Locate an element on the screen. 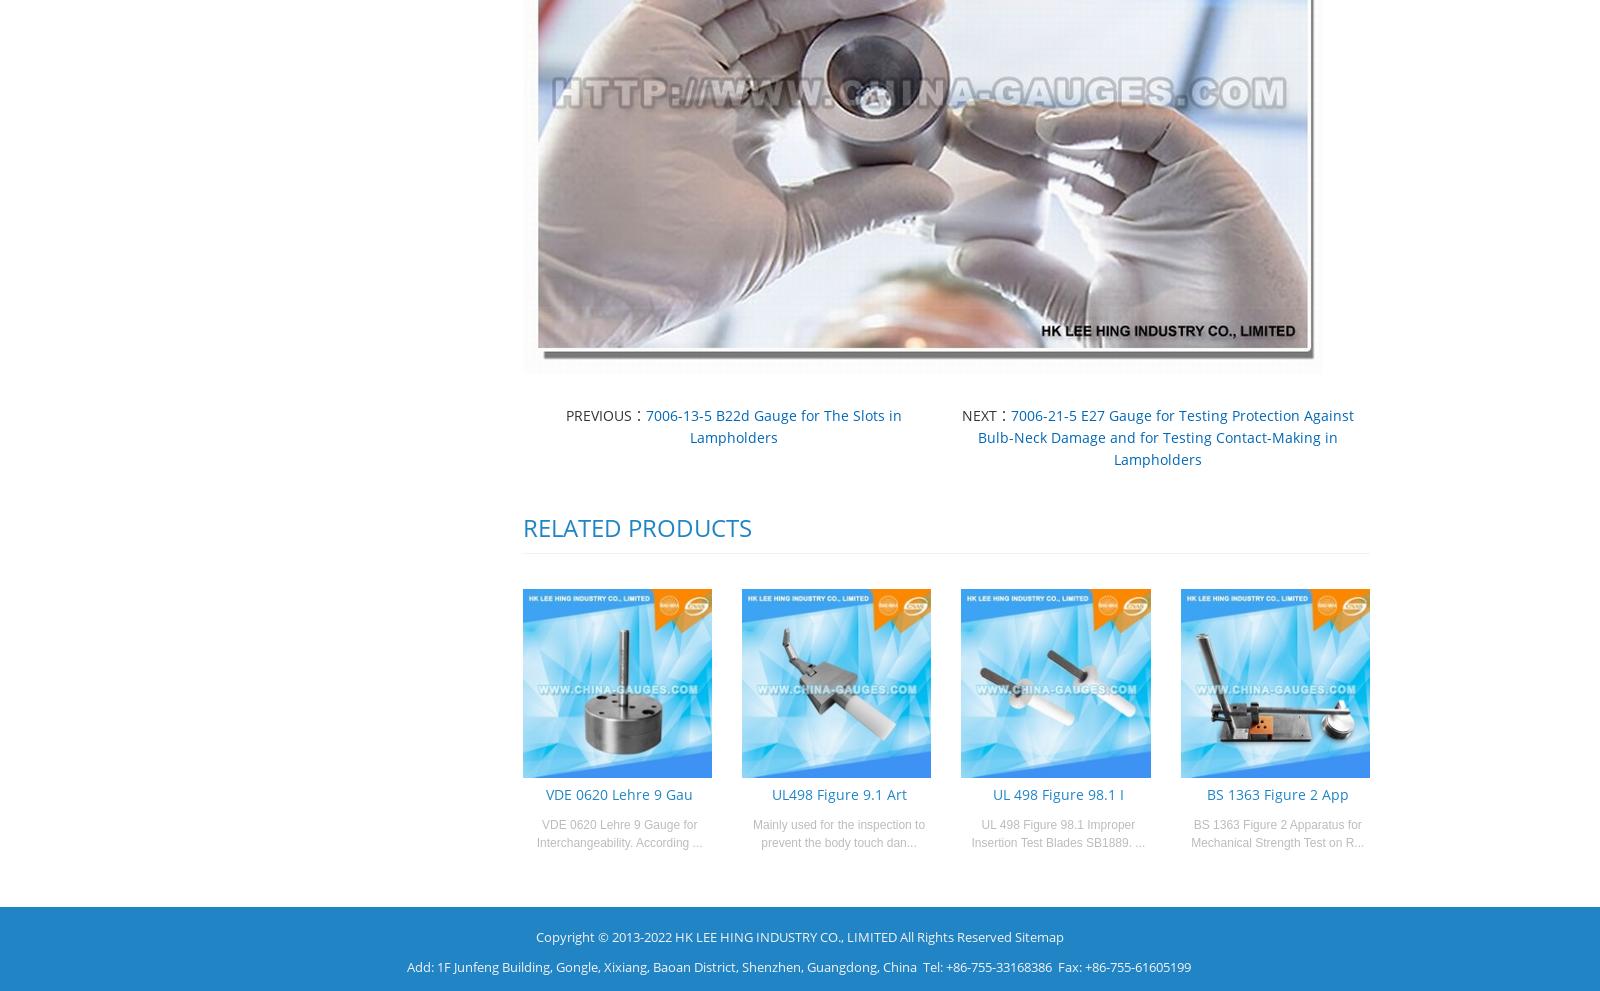 This screenshot has height=991, width=1600. 'Copyright © 2013-2022 HK LEE HING INDUSTRY CO., LIMITED All Rights Reserved' is located at coordinates (775, 935).